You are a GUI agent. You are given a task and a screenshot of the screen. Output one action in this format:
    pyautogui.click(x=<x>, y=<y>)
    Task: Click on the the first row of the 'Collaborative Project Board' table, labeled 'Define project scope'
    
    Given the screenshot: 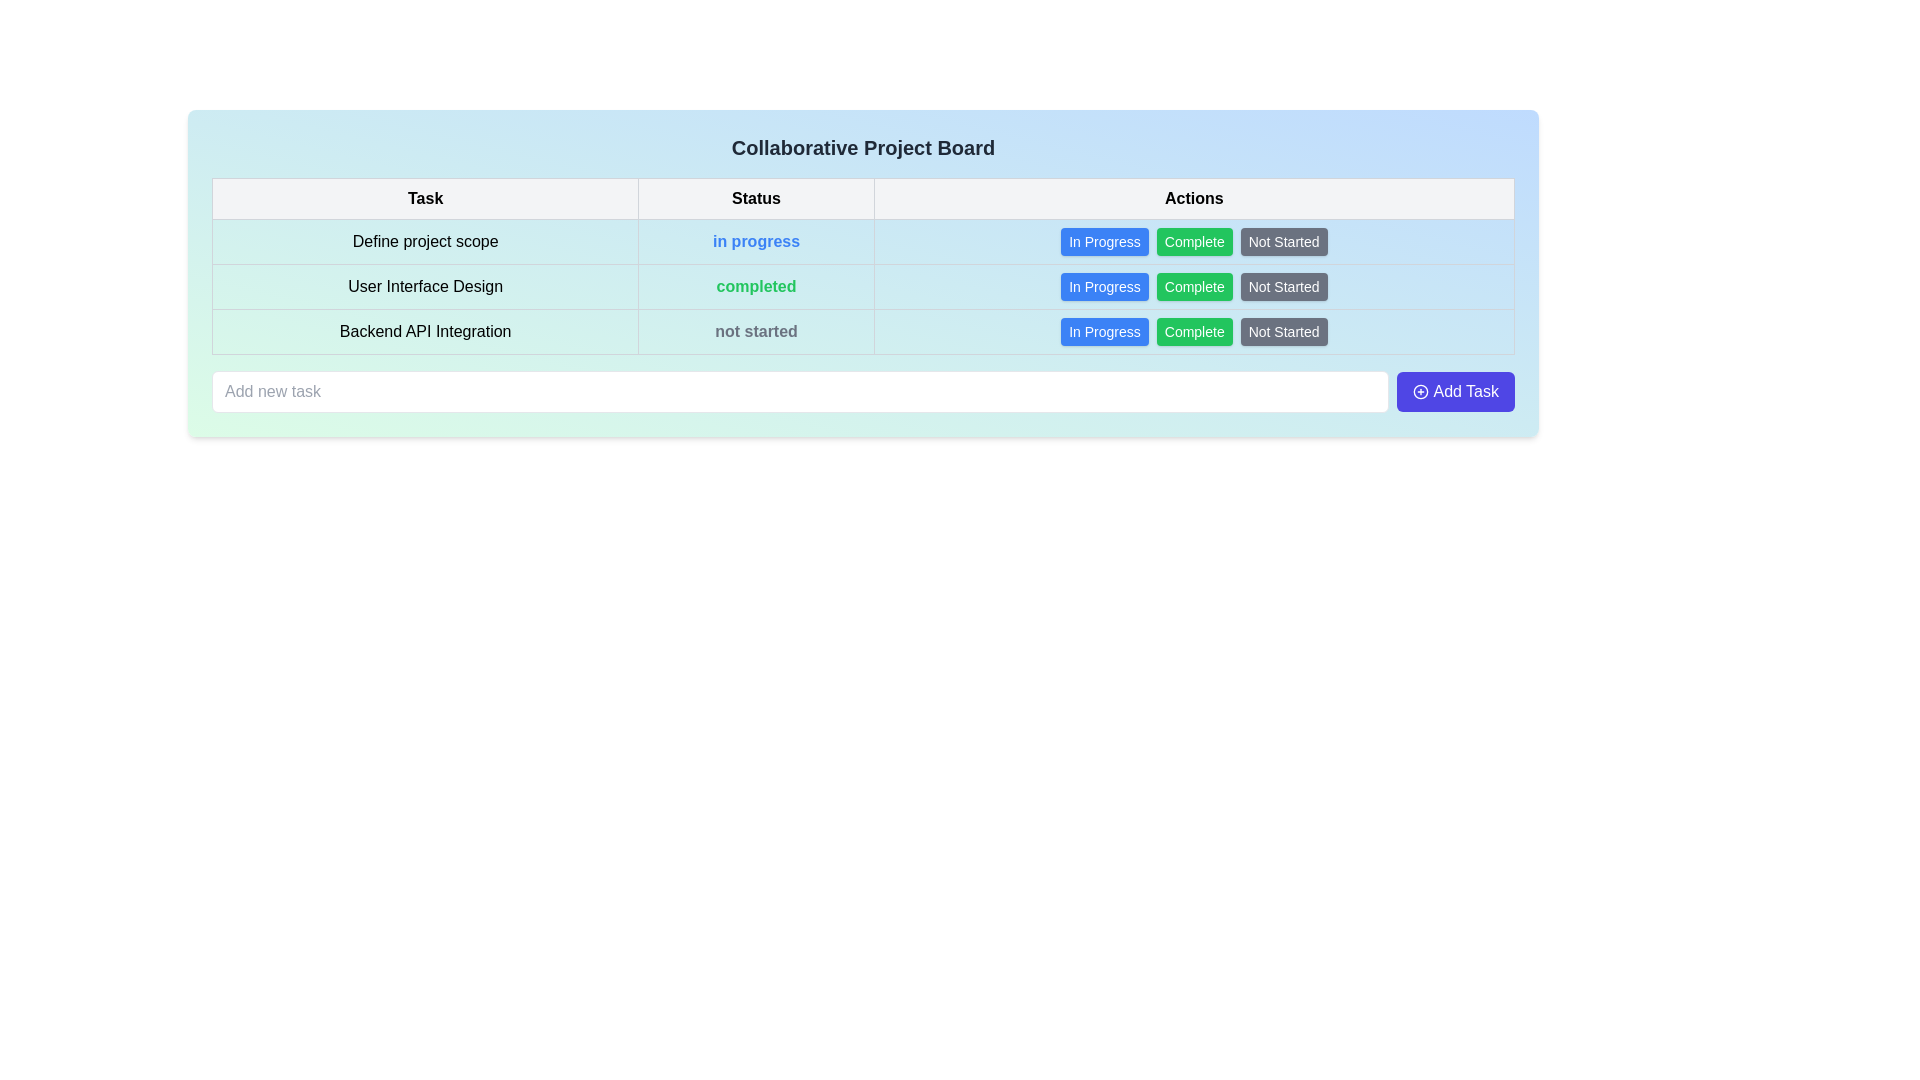 What is the action you would take?
    pyautogui.click(x=863, y=241)
    